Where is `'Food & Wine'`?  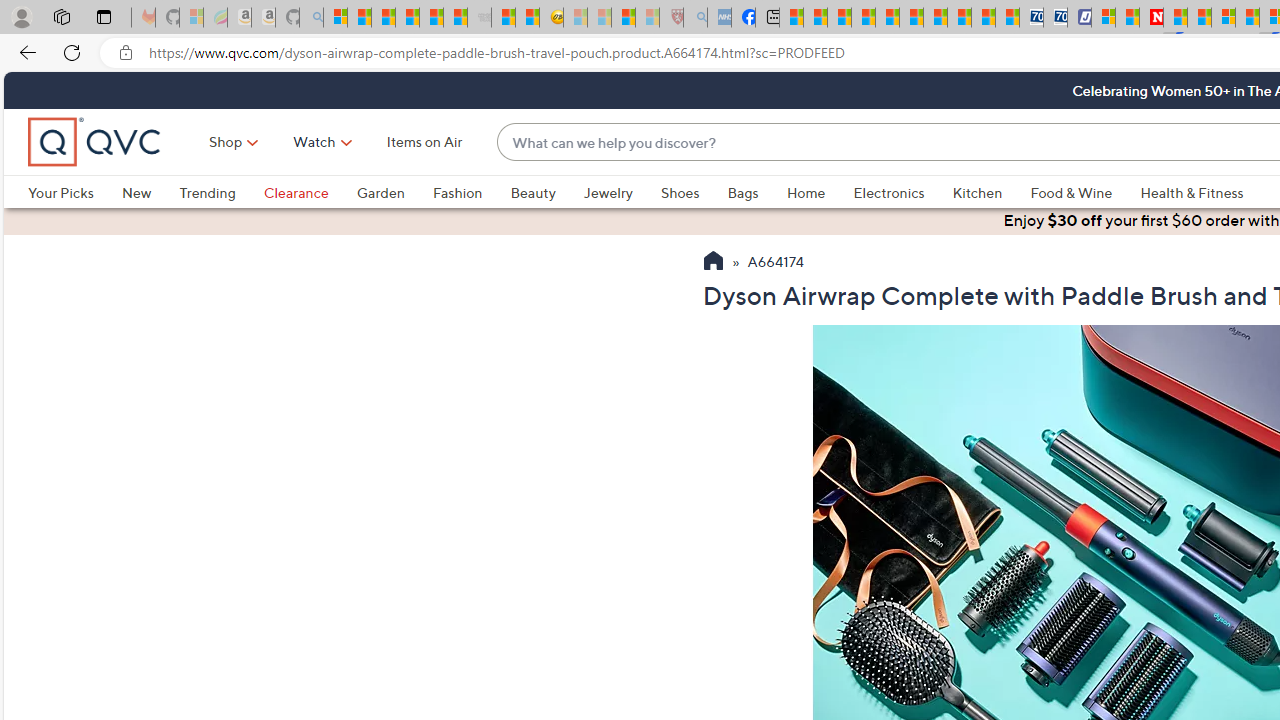 'Food & Wine' is located at coordinates (1084, 192).